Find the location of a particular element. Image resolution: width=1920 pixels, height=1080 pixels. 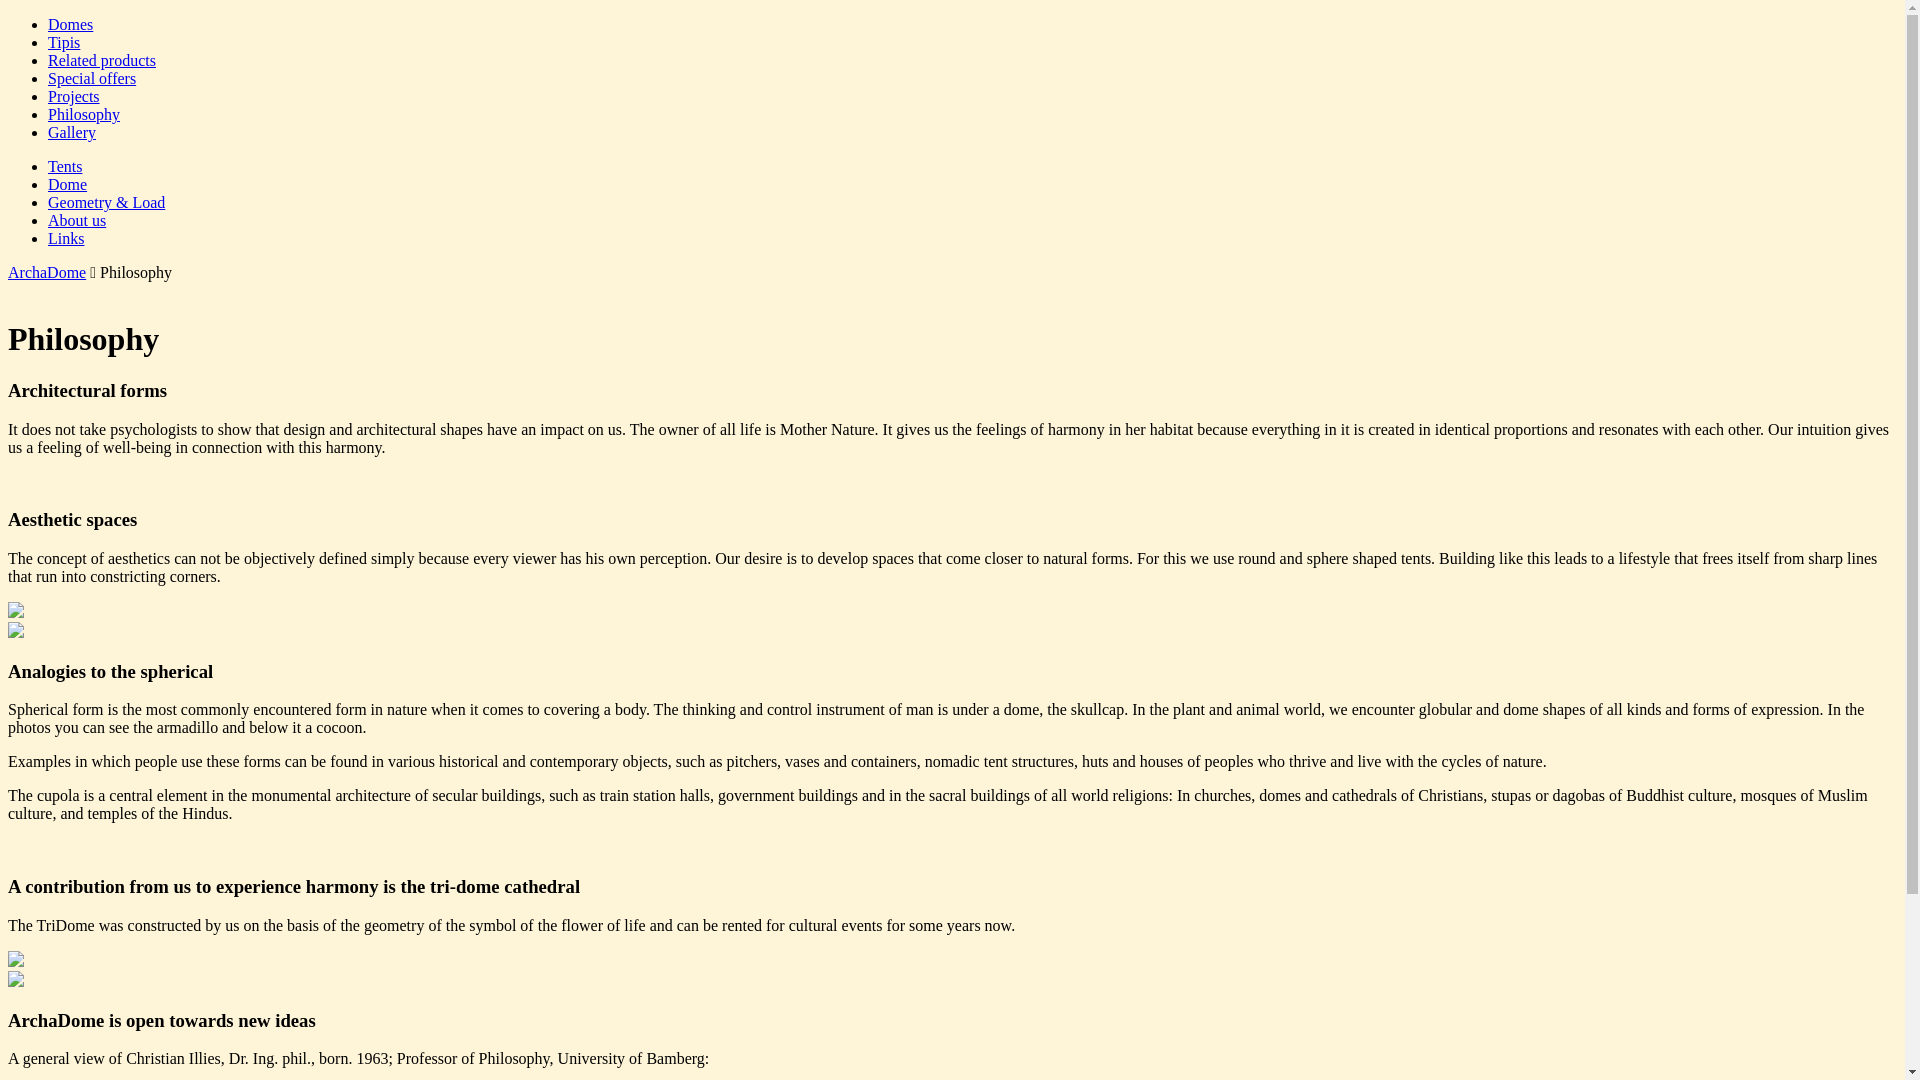

'Related products' is located at coordinates (100, 59).